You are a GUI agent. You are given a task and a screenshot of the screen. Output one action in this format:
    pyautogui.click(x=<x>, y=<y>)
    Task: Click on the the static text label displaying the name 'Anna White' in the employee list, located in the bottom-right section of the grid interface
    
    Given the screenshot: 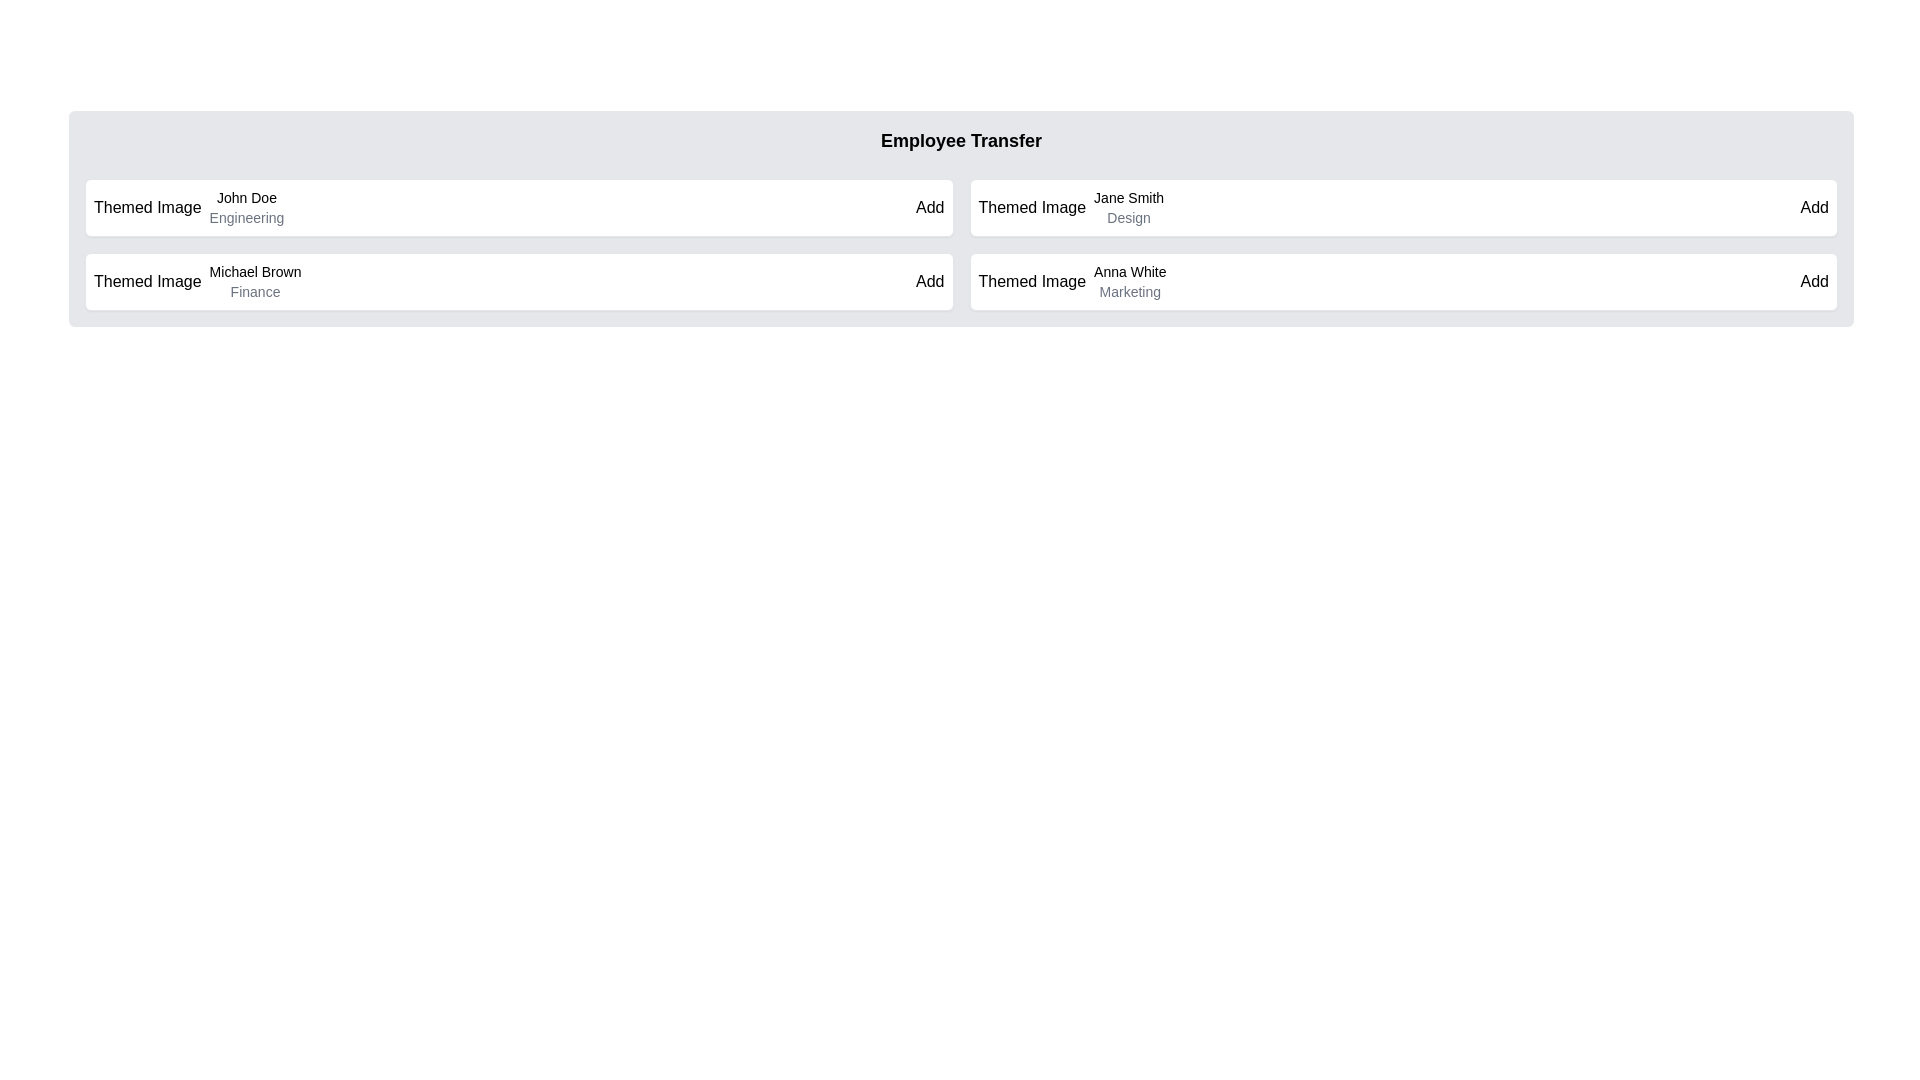 What is the action you would take?
    pyautogui.click(x=1130, y=272)
    